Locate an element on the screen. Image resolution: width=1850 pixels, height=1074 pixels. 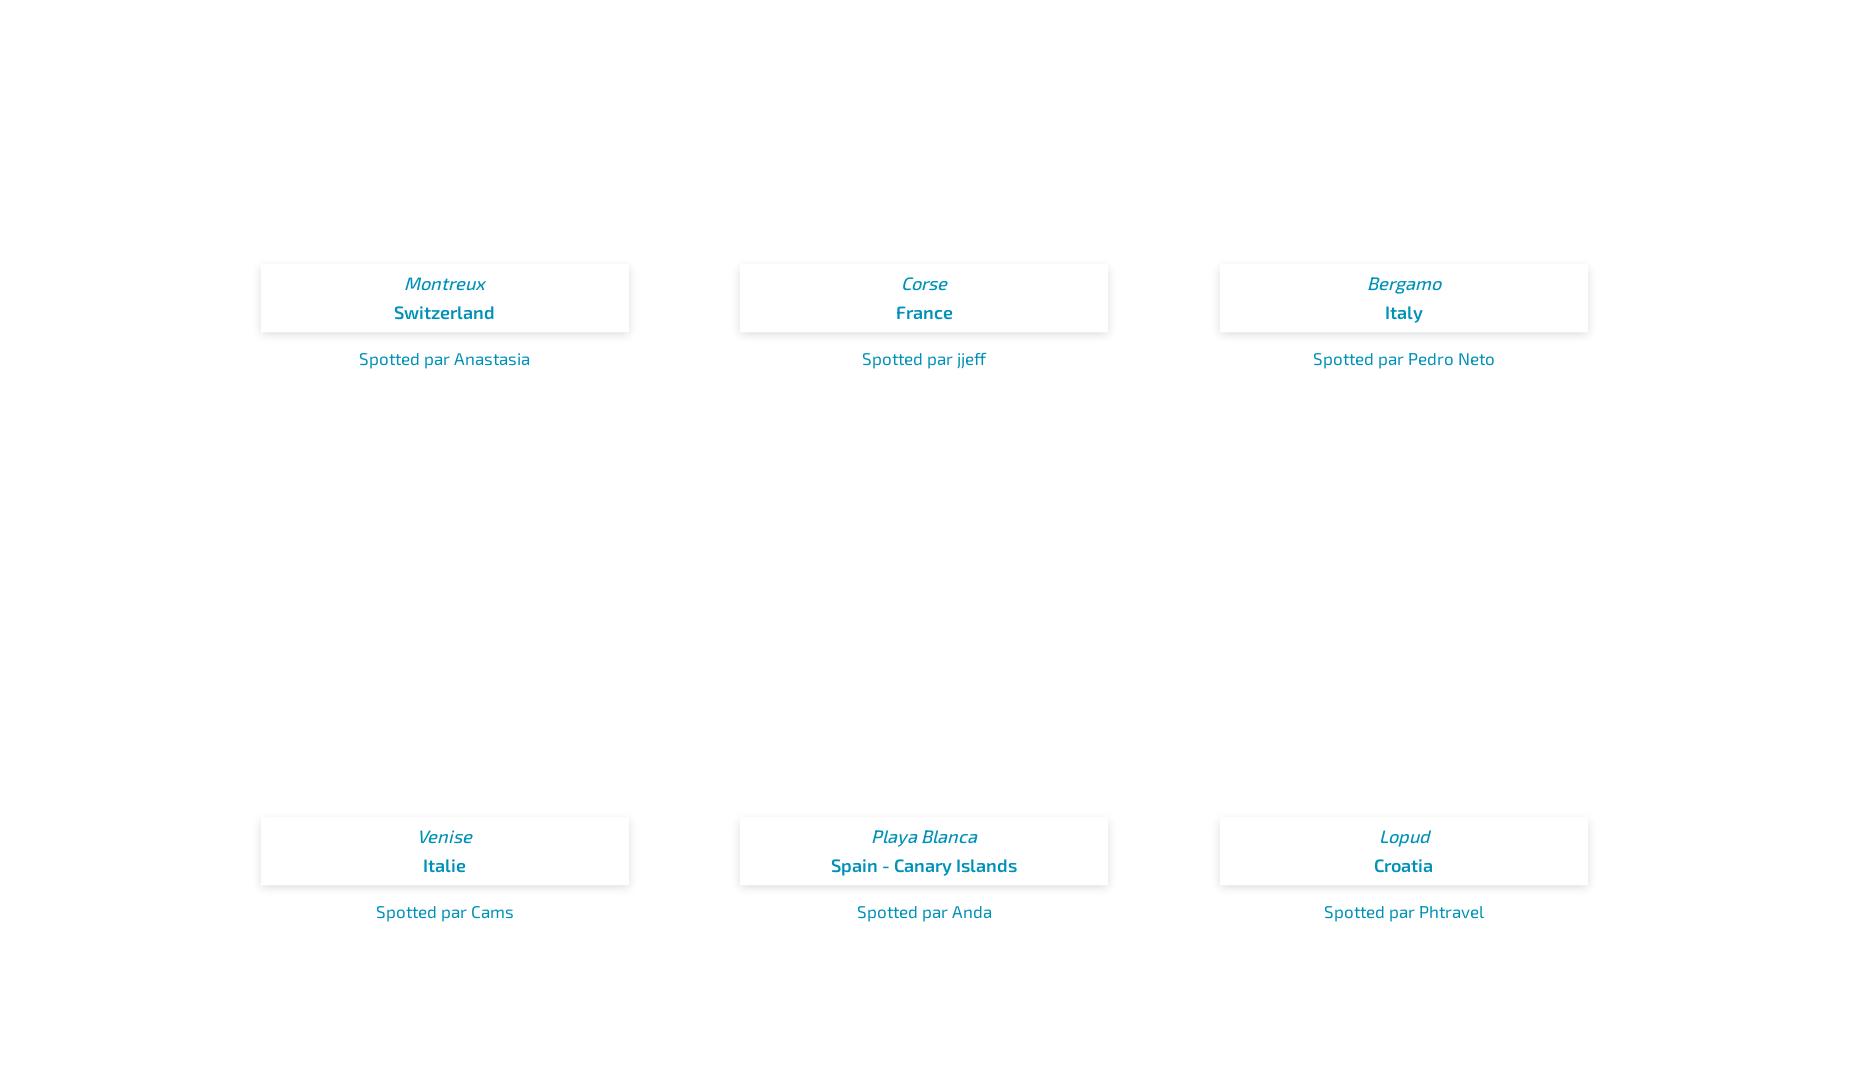
'Spotted par Anastasia' is located at coordinates (443, 356).